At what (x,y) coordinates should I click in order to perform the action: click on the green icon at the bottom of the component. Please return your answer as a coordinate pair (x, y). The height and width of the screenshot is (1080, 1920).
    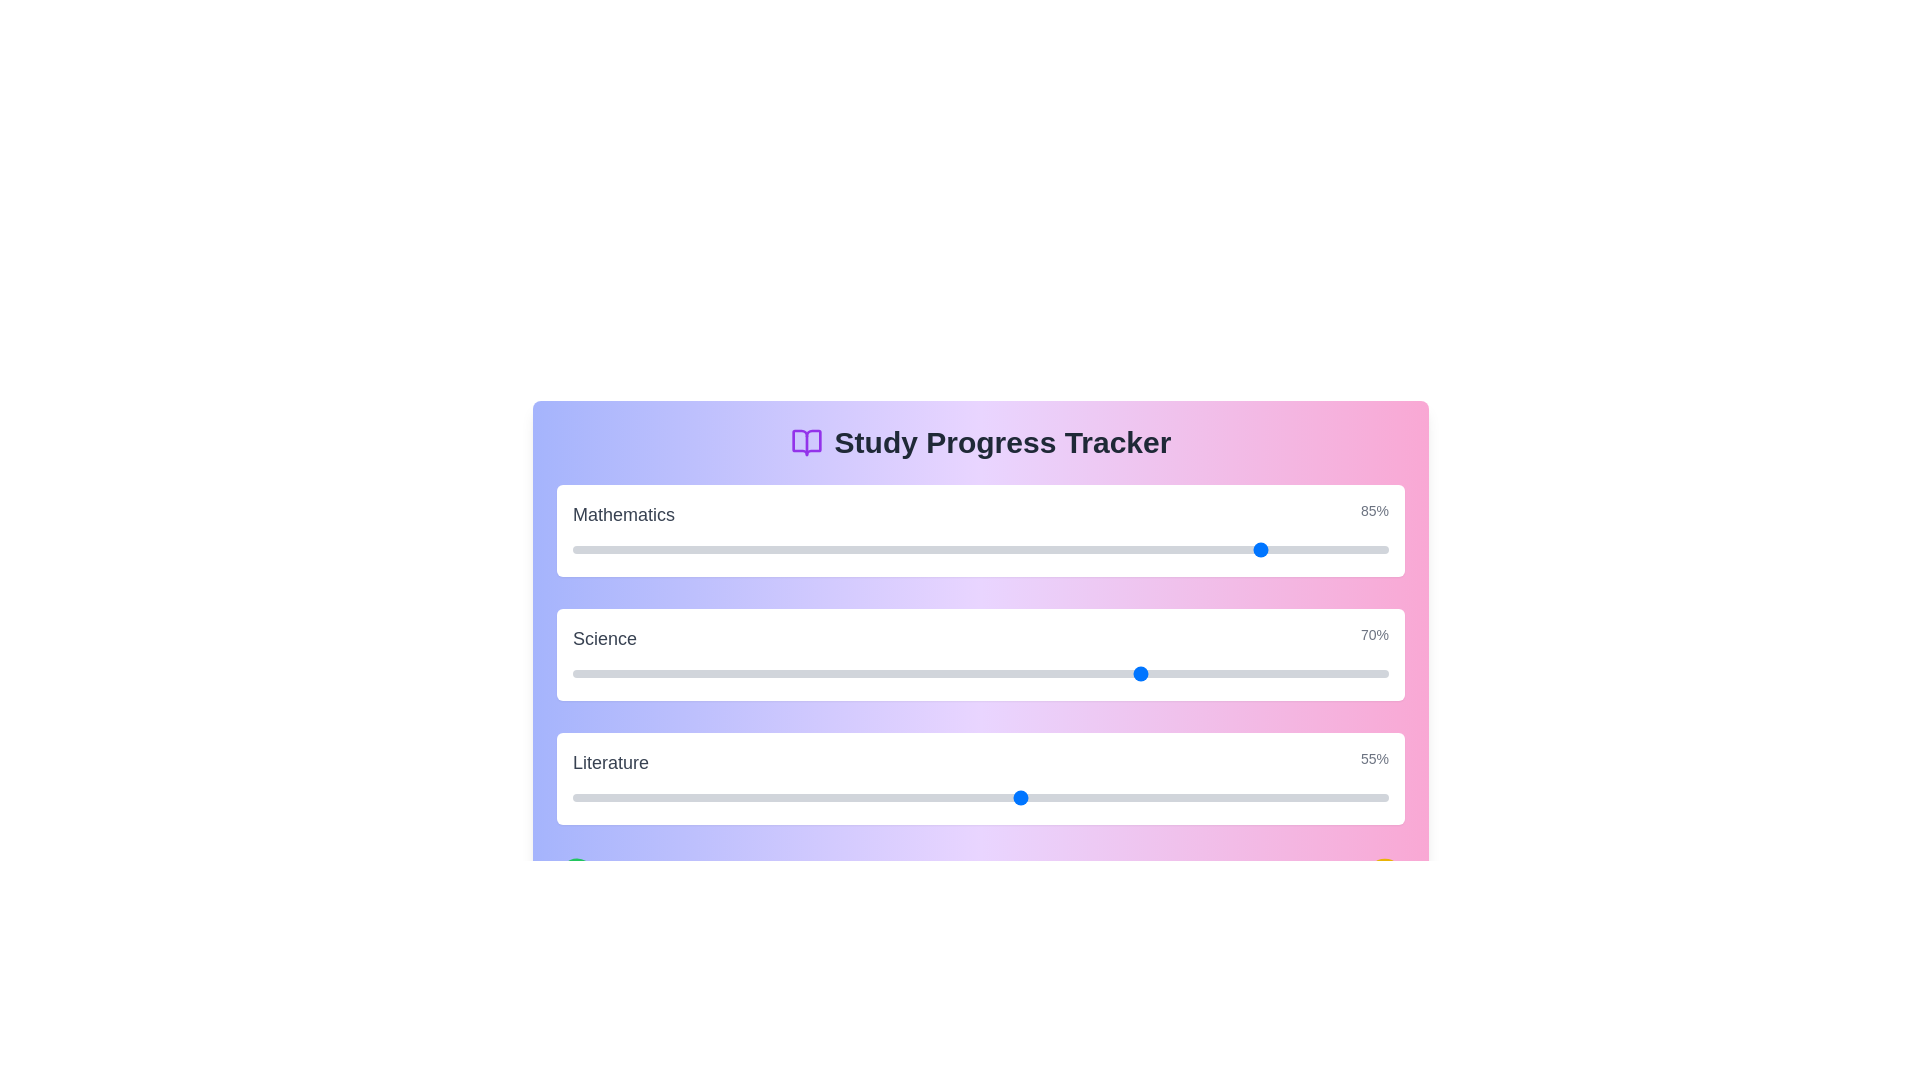
    Looking at the image, I should click on (575, 875).